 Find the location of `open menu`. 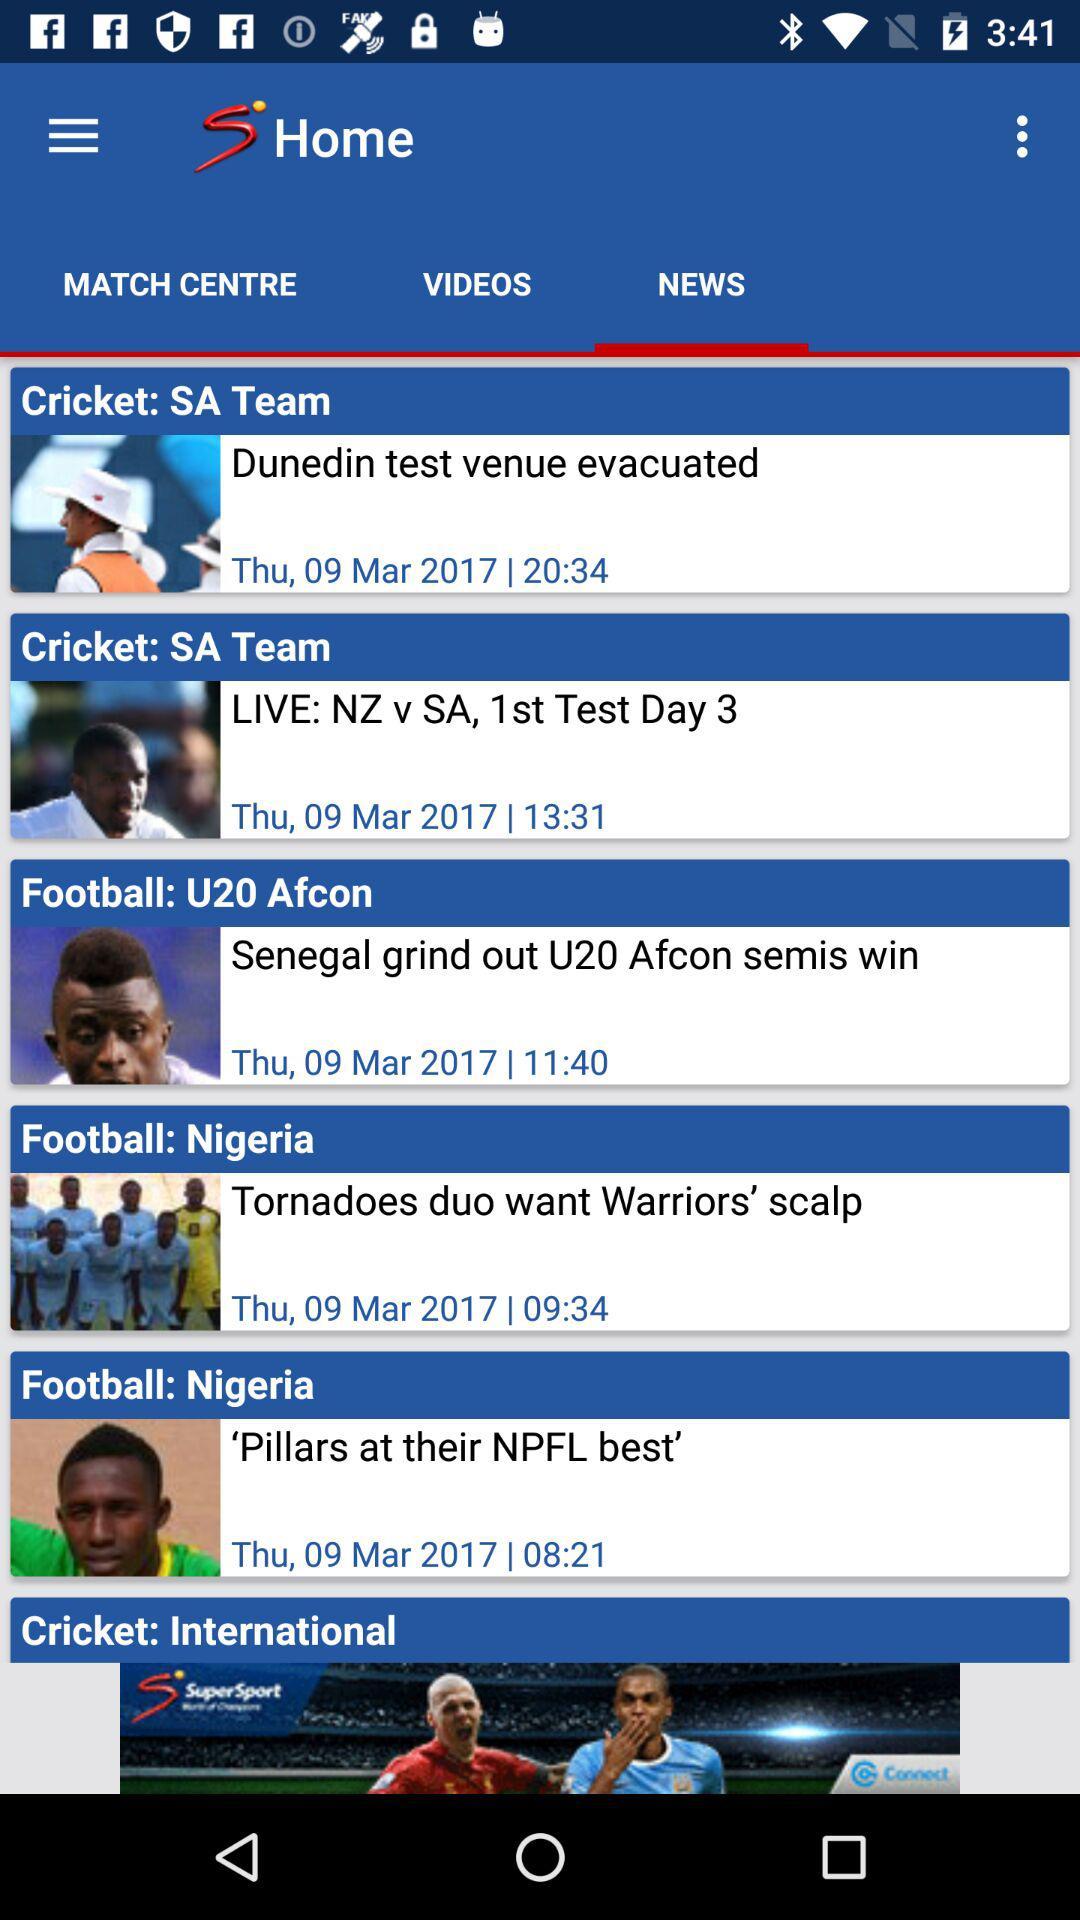

open menu is located at coordinates (72, 135).